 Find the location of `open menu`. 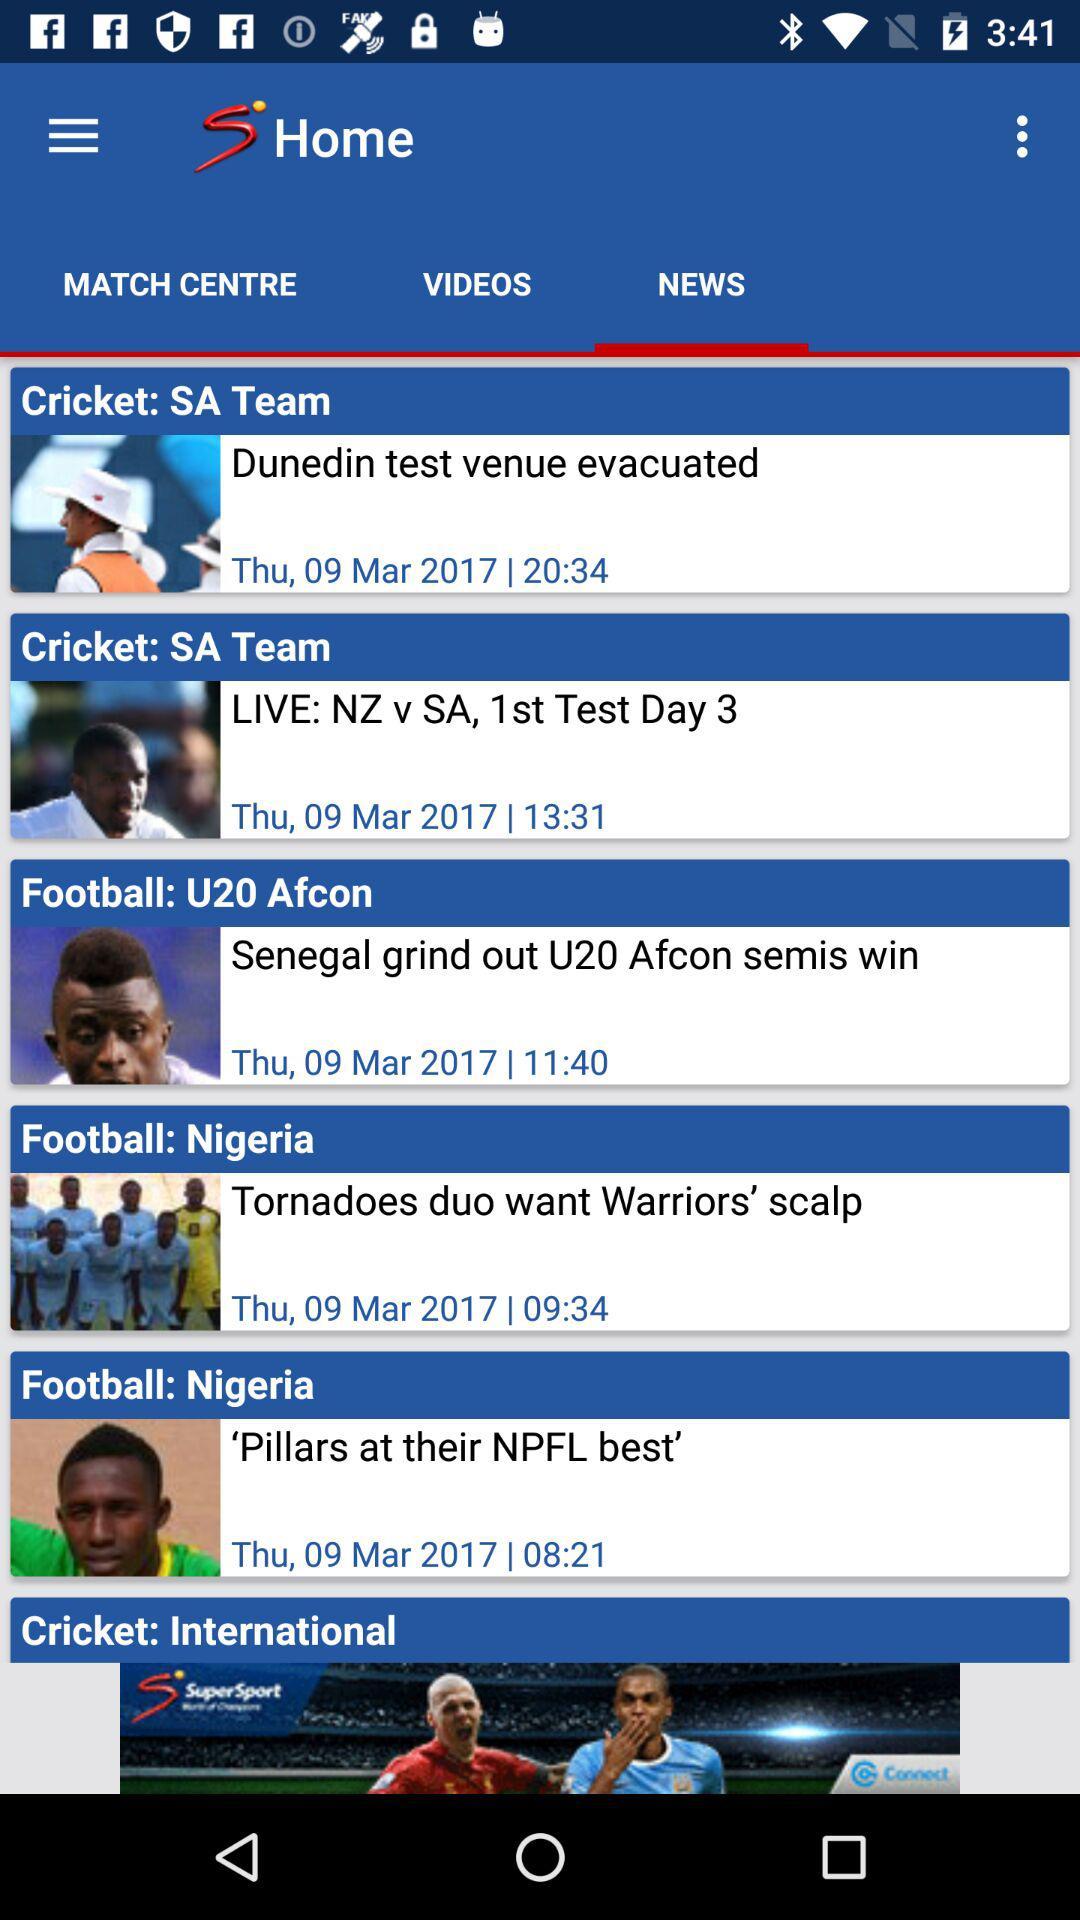

open menu is located at coordinates (72, 135).